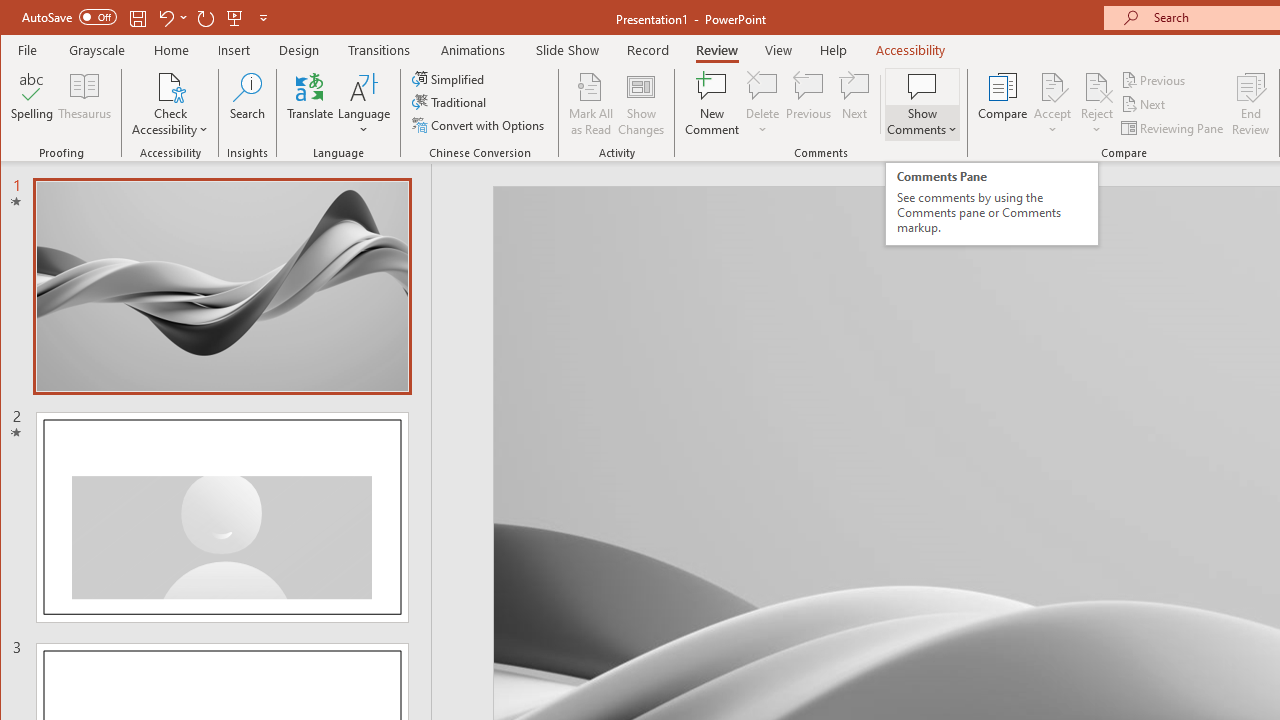 The height and width of the screenshot is (720, 1280). I want to click on 'Show Comments', so click(921, 104).